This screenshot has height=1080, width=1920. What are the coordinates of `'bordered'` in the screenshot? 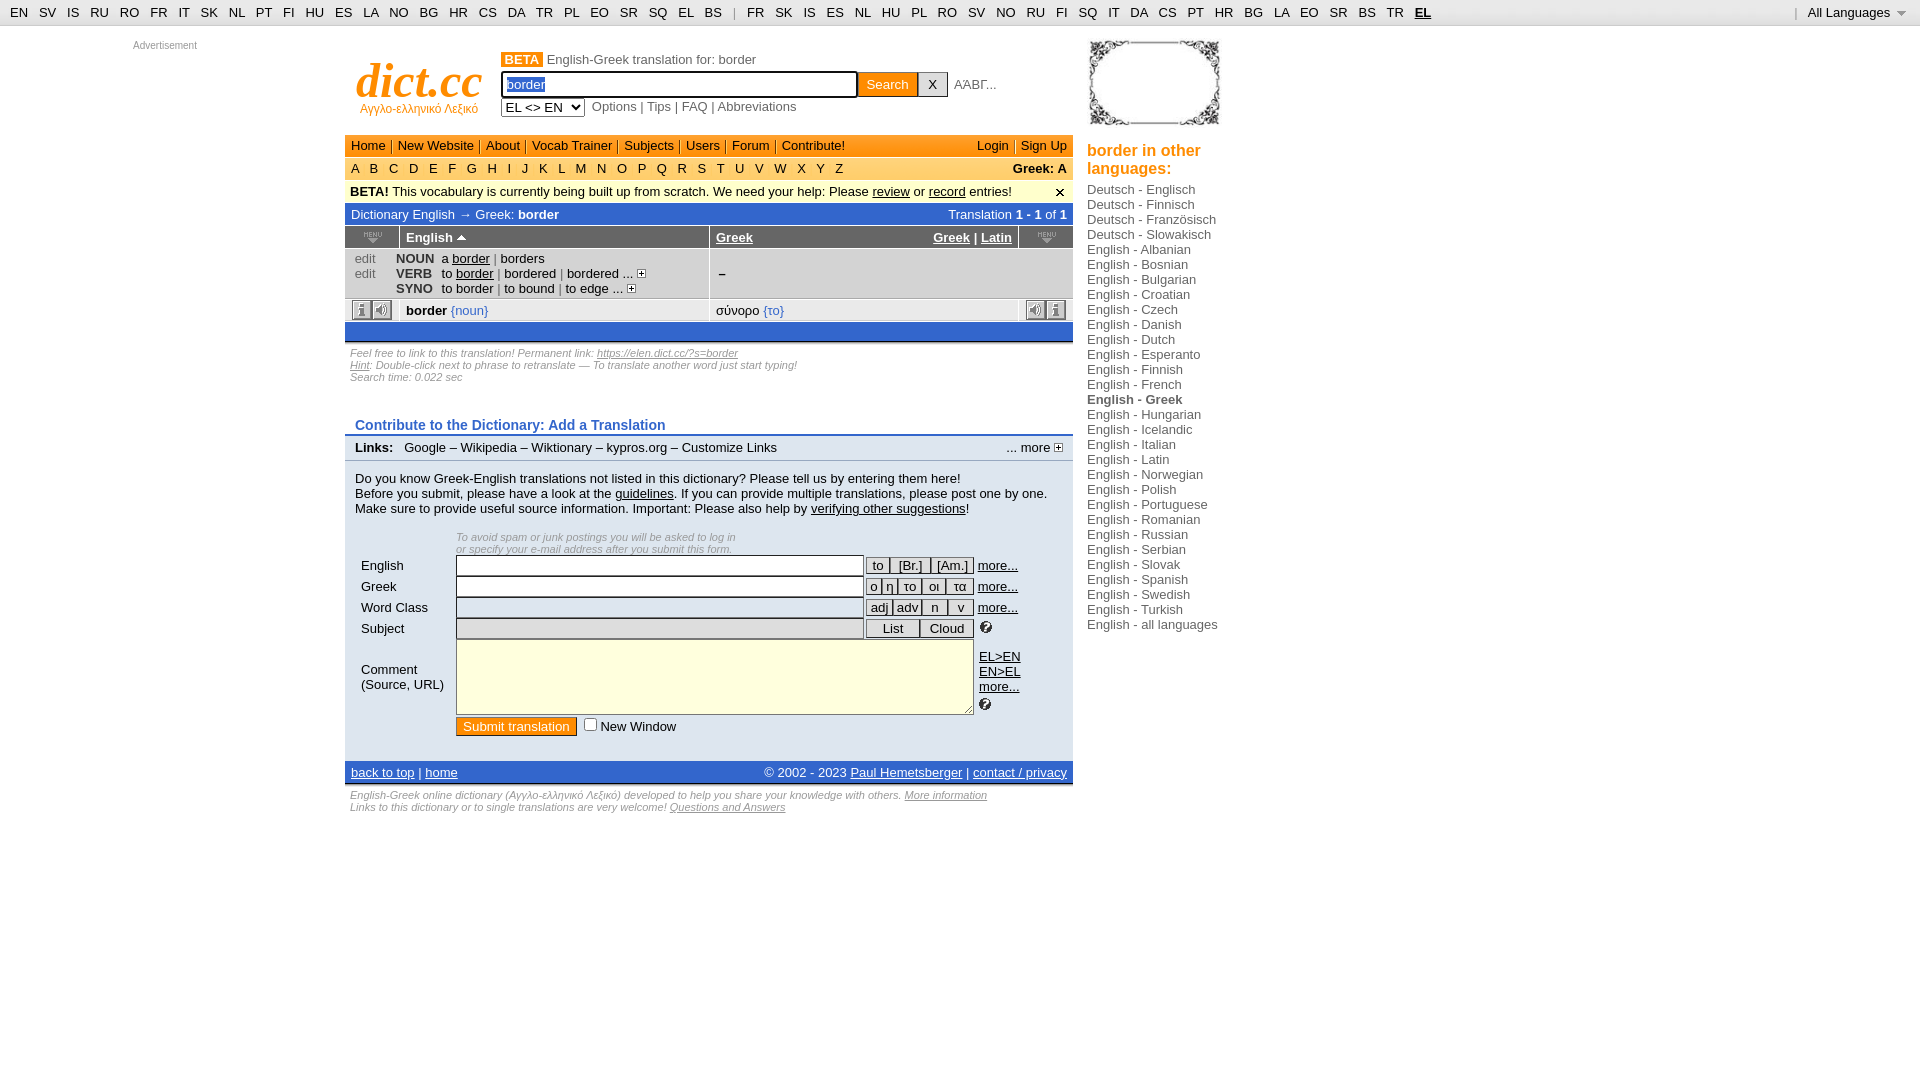 It's located at (504, 273).